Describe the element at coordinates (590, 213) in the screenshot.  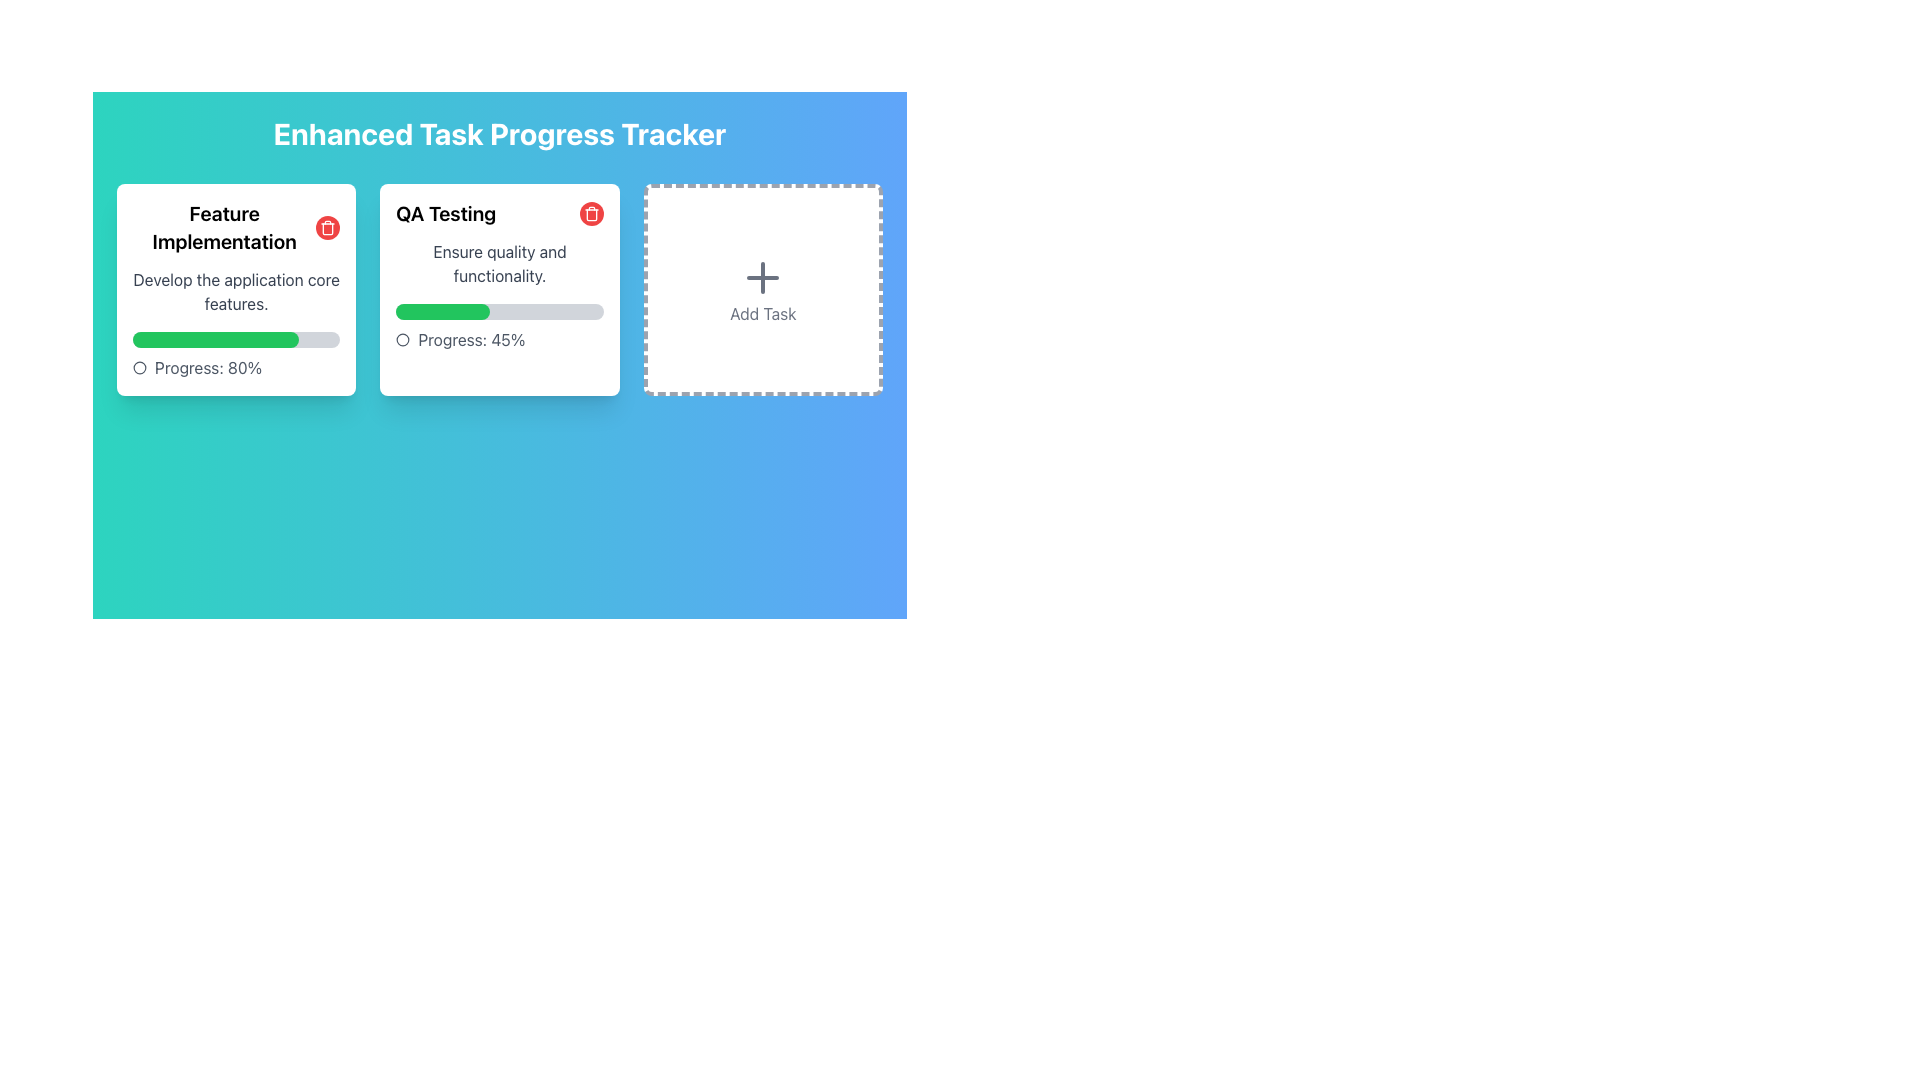
I see `the red circular button with a white trash can icon located in the upper-right corner of the 'QA Testing' card` at that location.